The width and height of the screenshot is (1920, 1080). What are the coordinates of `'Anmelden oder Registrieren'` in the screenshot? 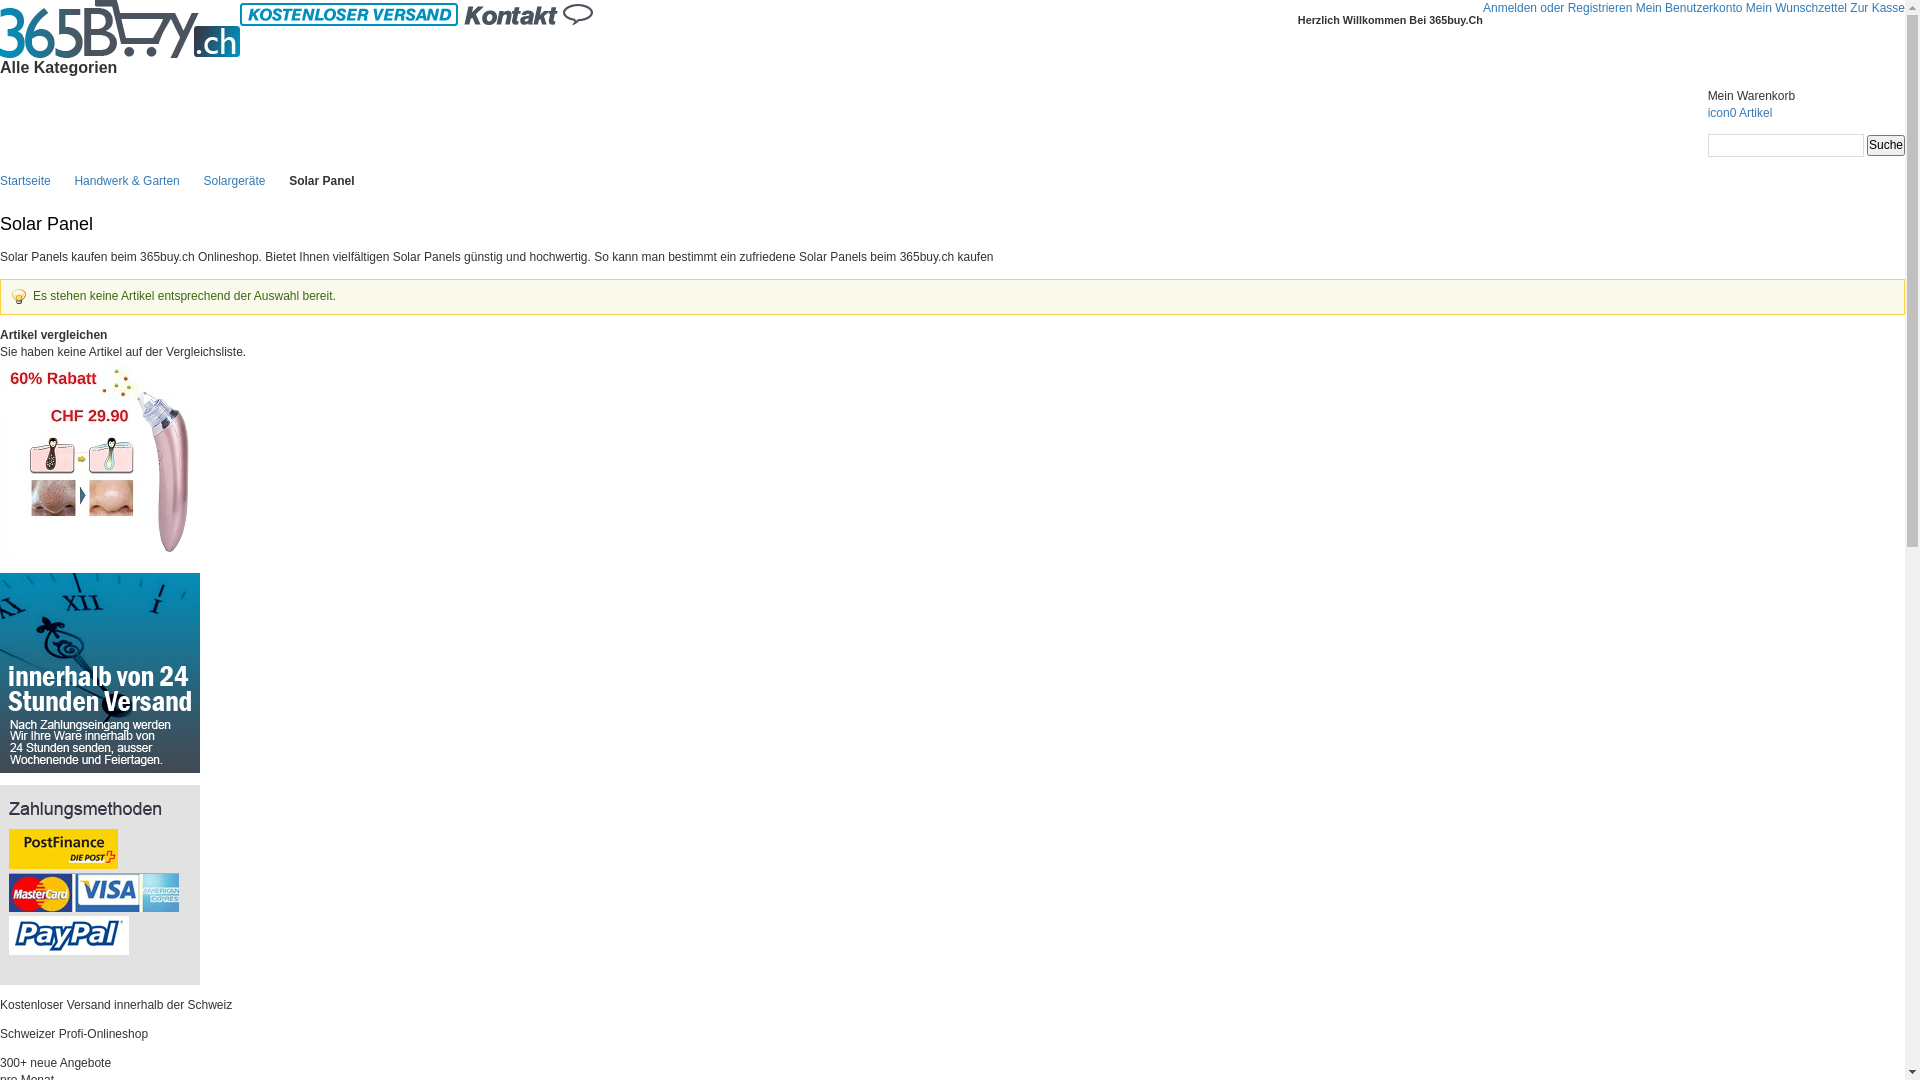 It's located at (1483, 7).